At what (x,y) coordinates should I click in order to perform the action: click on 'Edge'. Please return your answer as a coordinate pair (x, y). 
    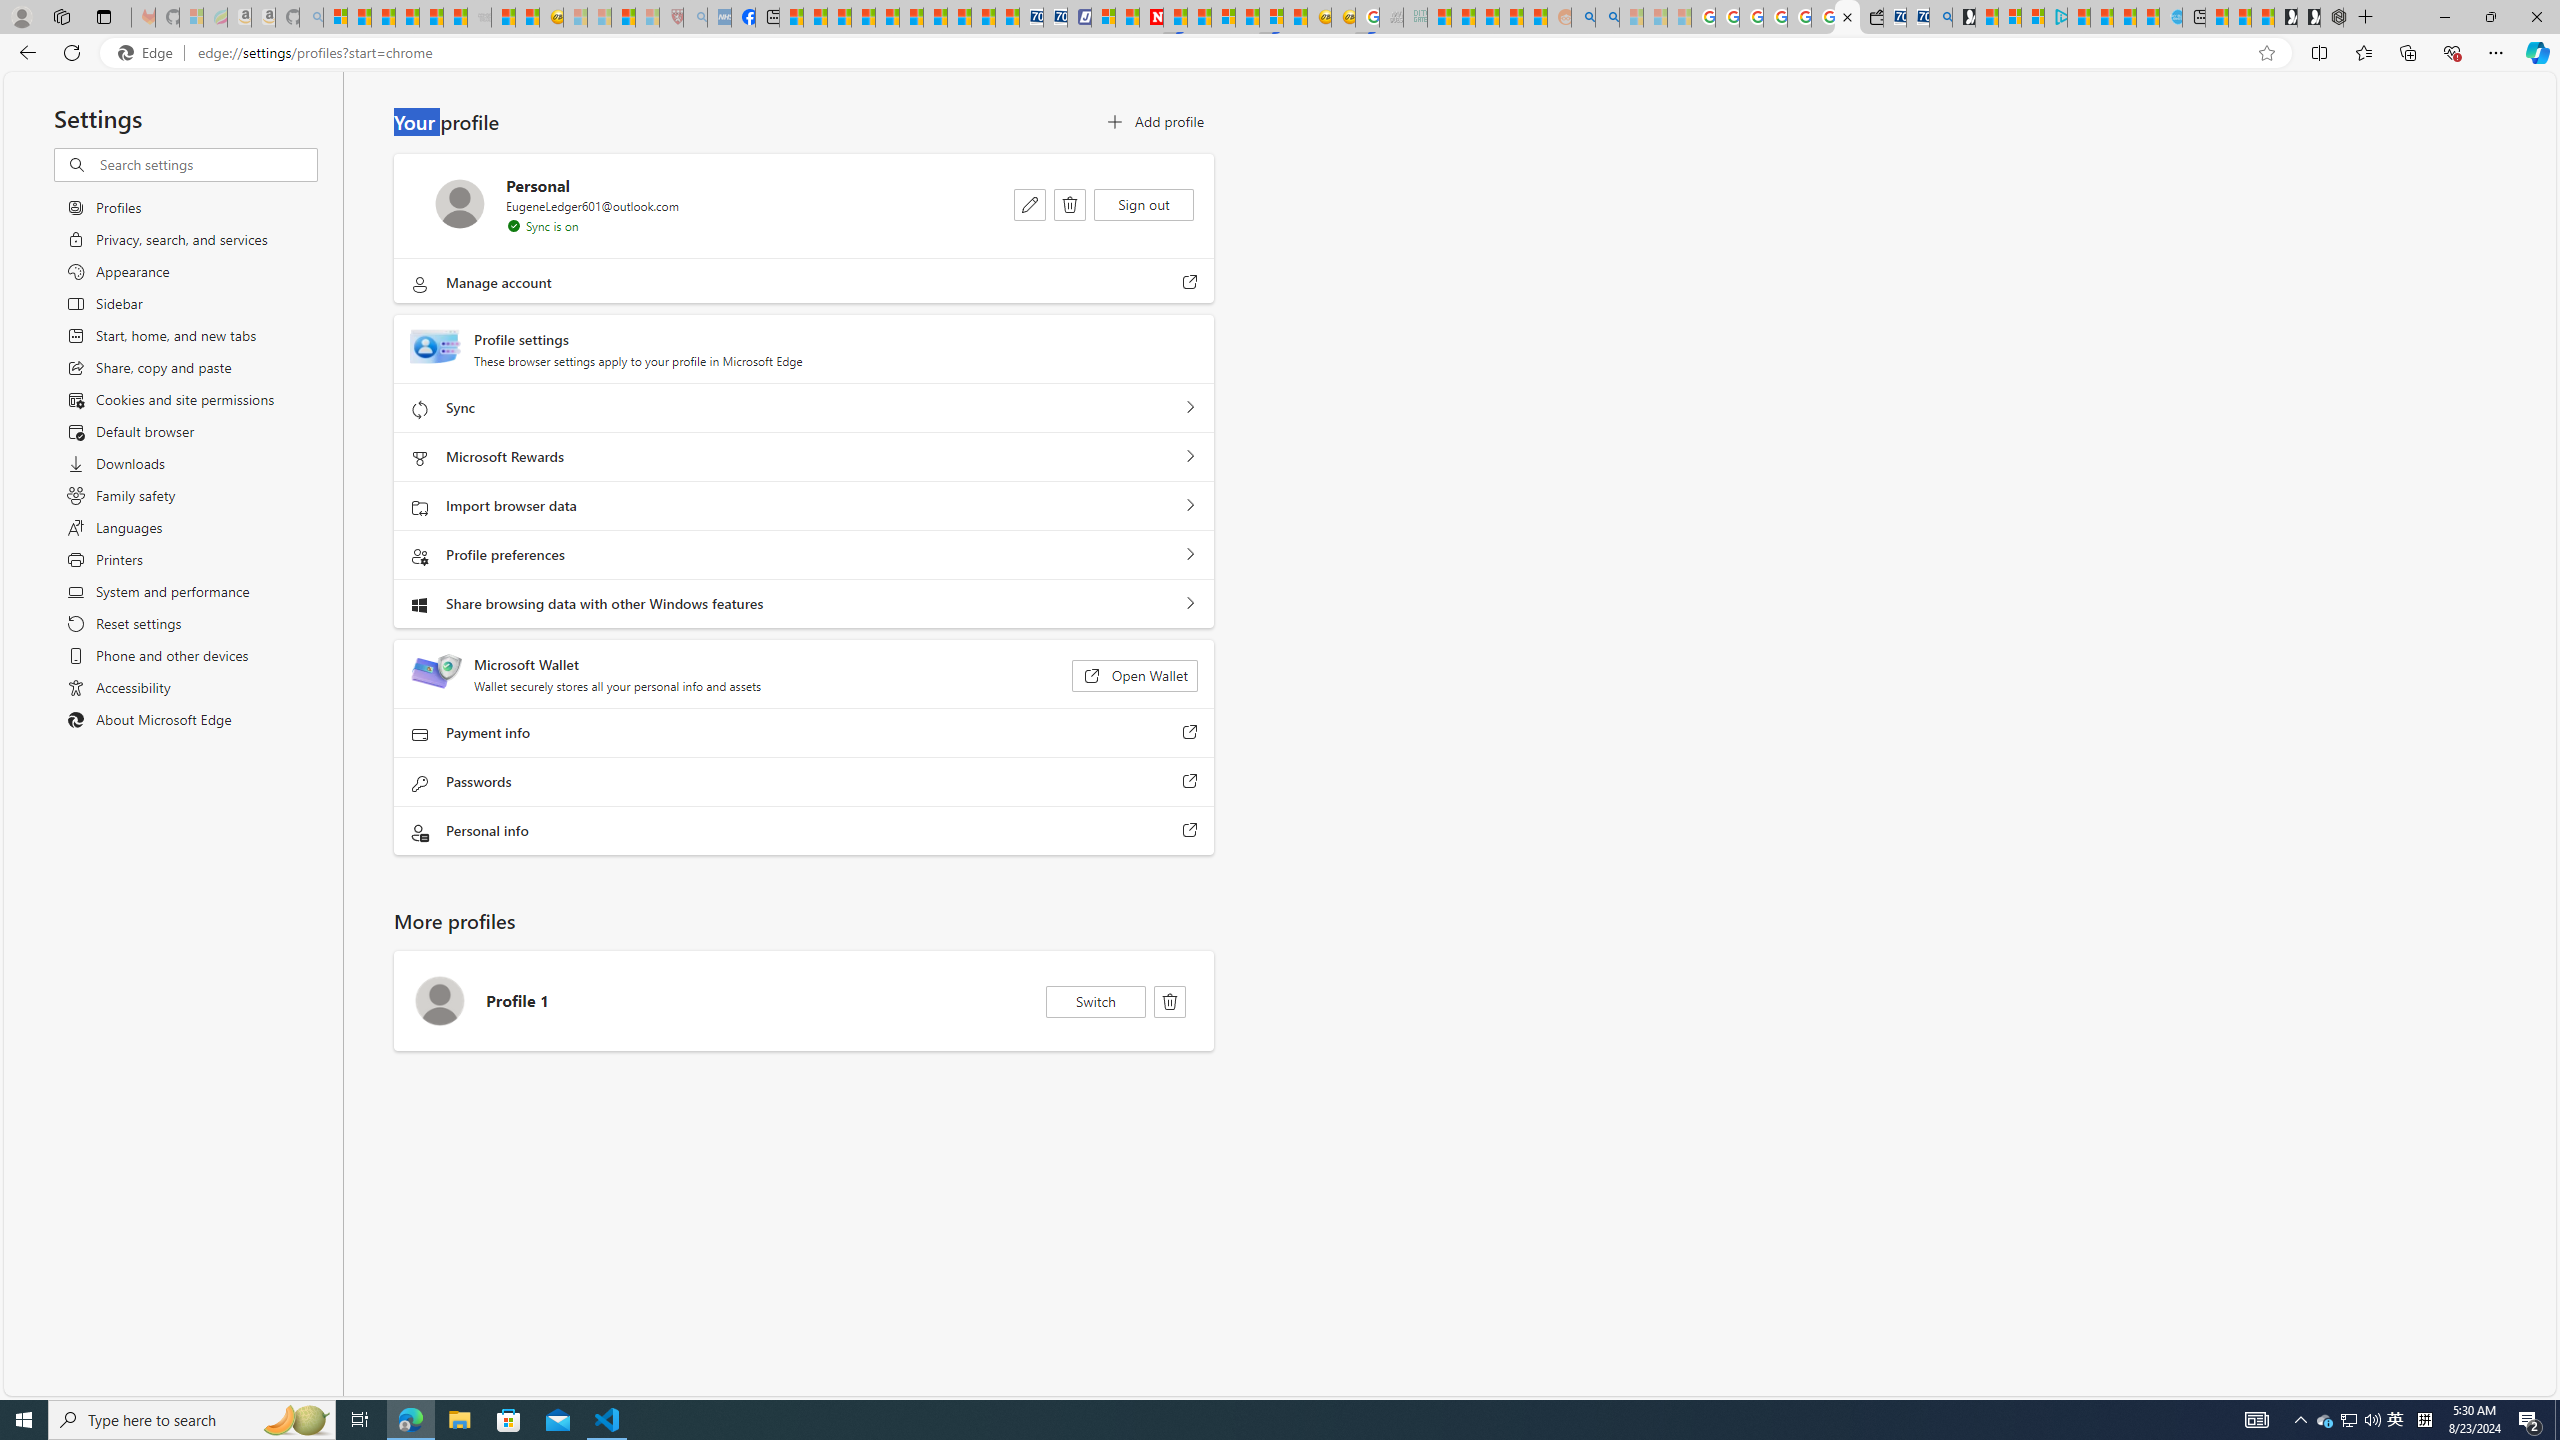
    Looking at the image, I should click on (148, 53).